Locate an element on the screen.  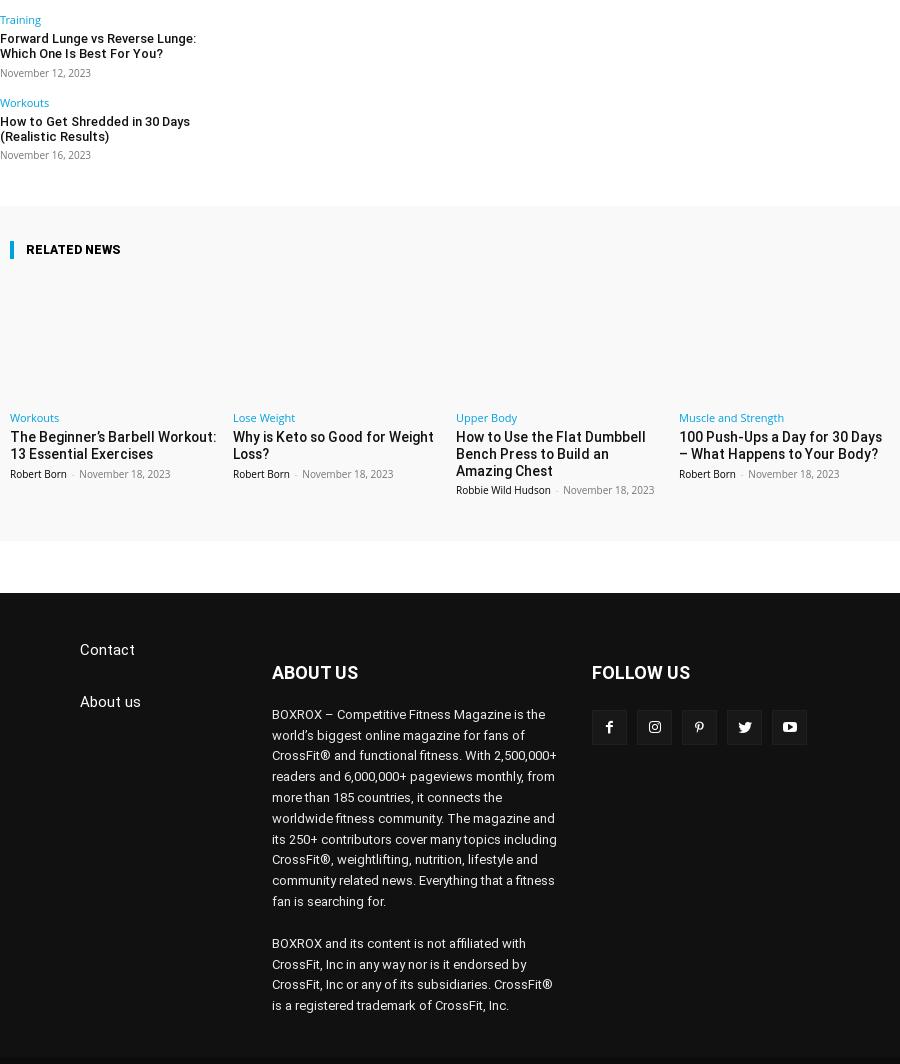
'Contact' is located at coordinates (79, 619).